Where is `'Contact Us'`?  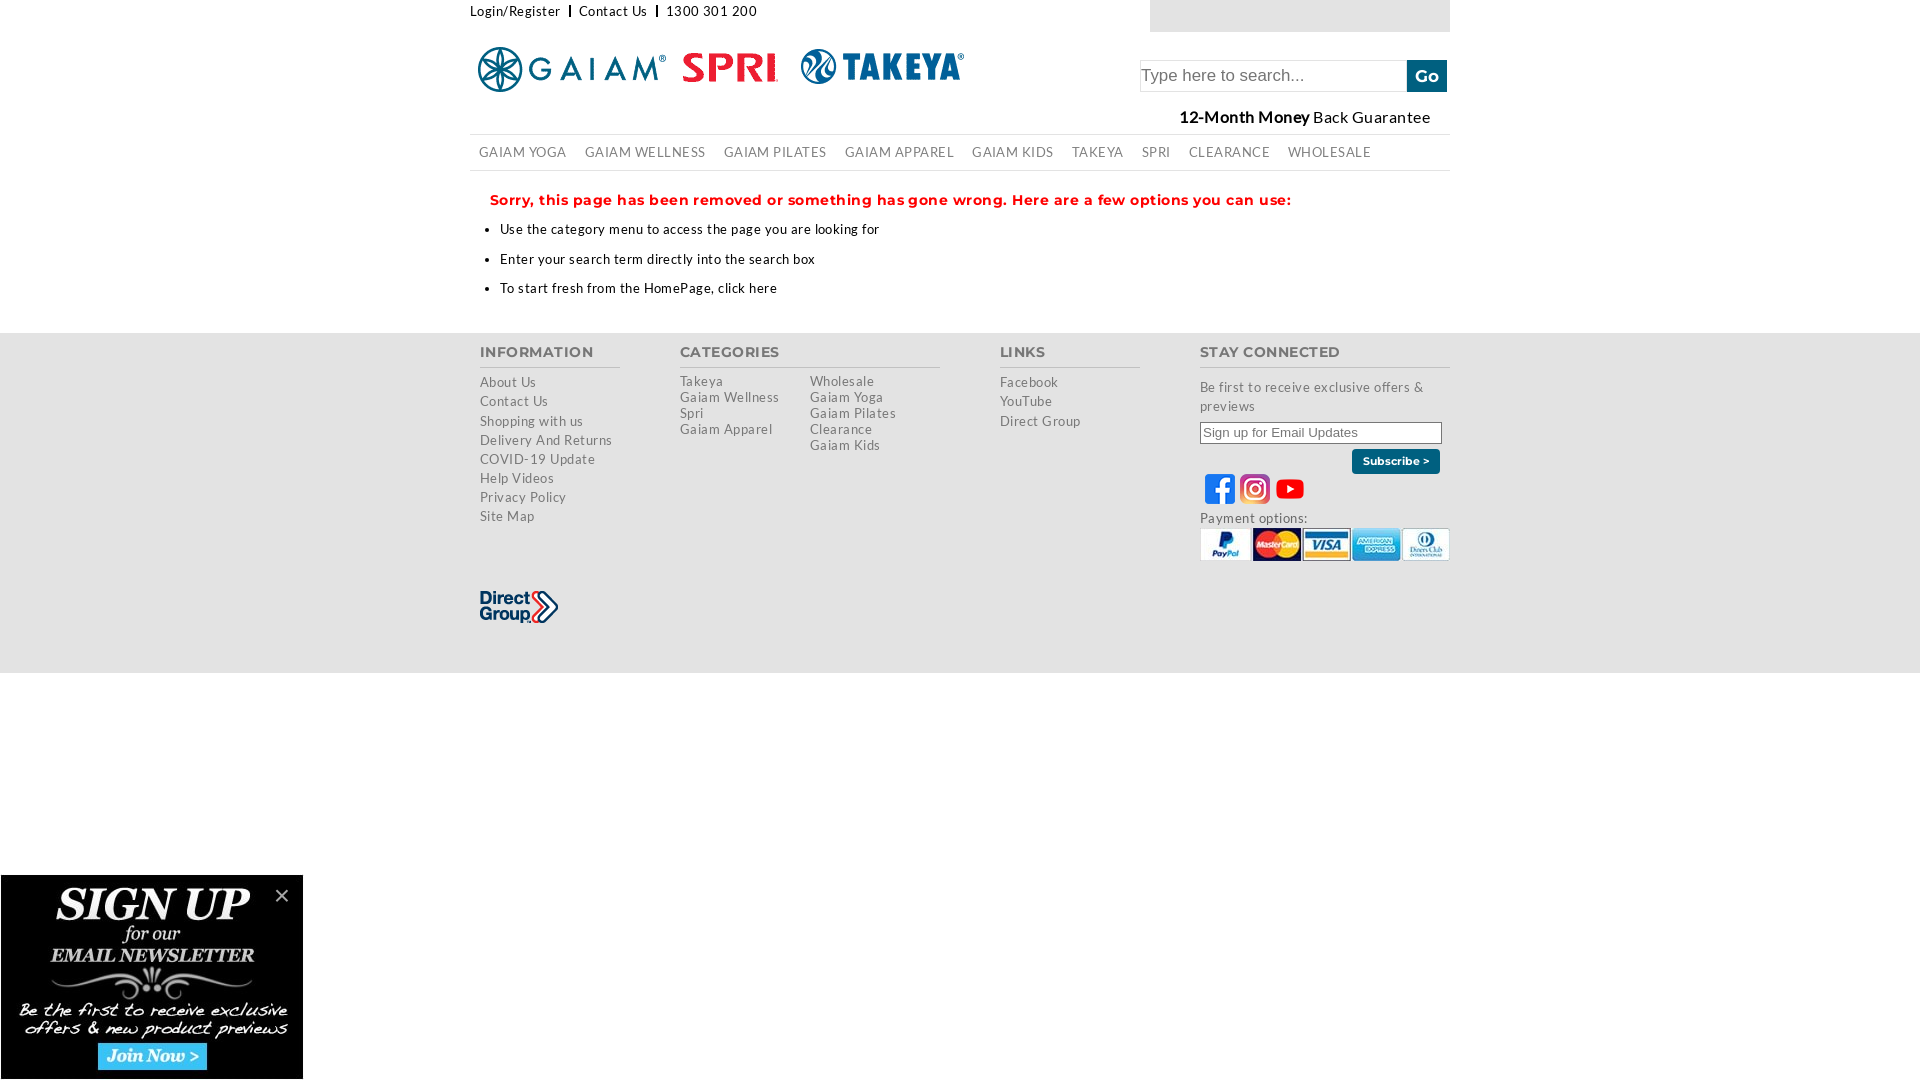 'Contact Us' is located at coordinates (480, 401).